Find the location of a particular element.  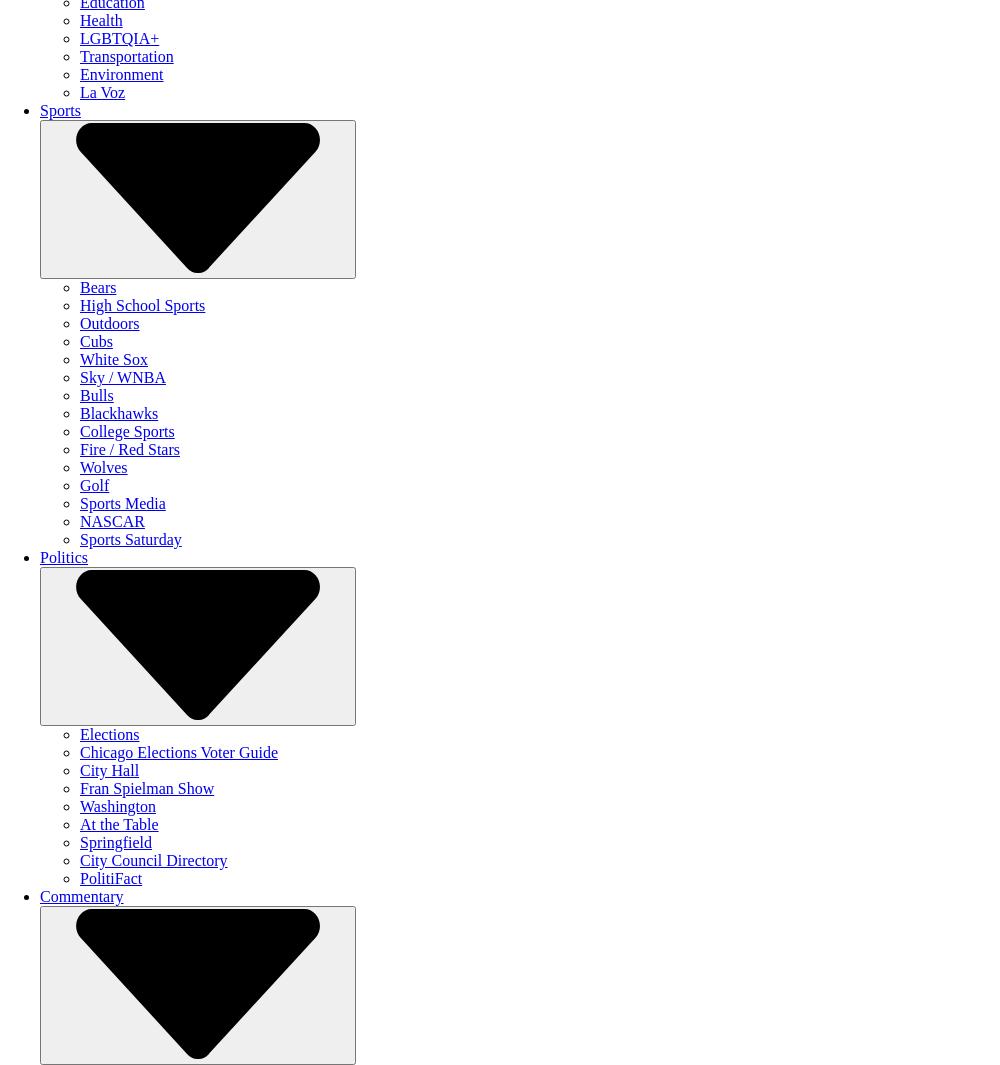

'High School Sports' is located at coordinates (79, 304).